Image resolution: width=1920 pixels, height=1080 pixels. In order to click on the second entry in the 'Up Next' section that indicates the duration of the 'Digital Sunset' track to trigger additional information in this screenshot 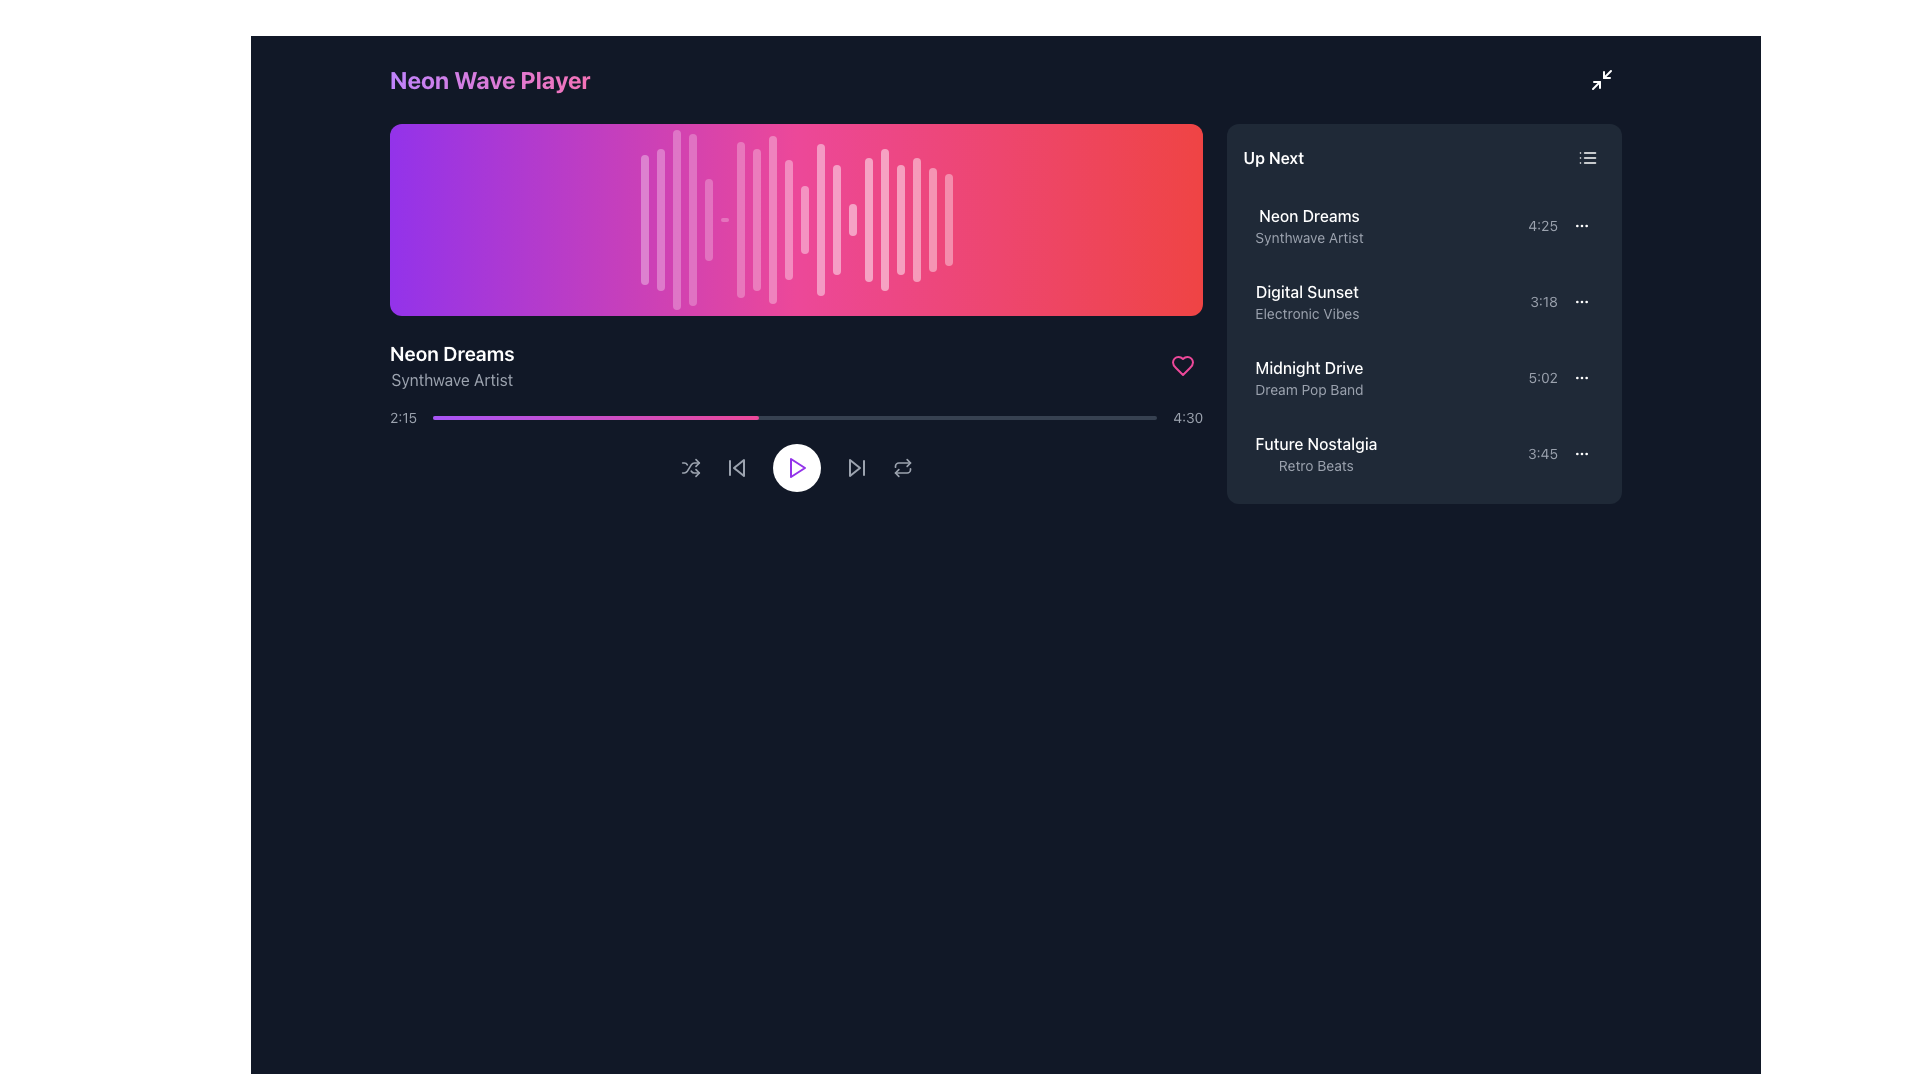, I will do `click(1561, 301)`.